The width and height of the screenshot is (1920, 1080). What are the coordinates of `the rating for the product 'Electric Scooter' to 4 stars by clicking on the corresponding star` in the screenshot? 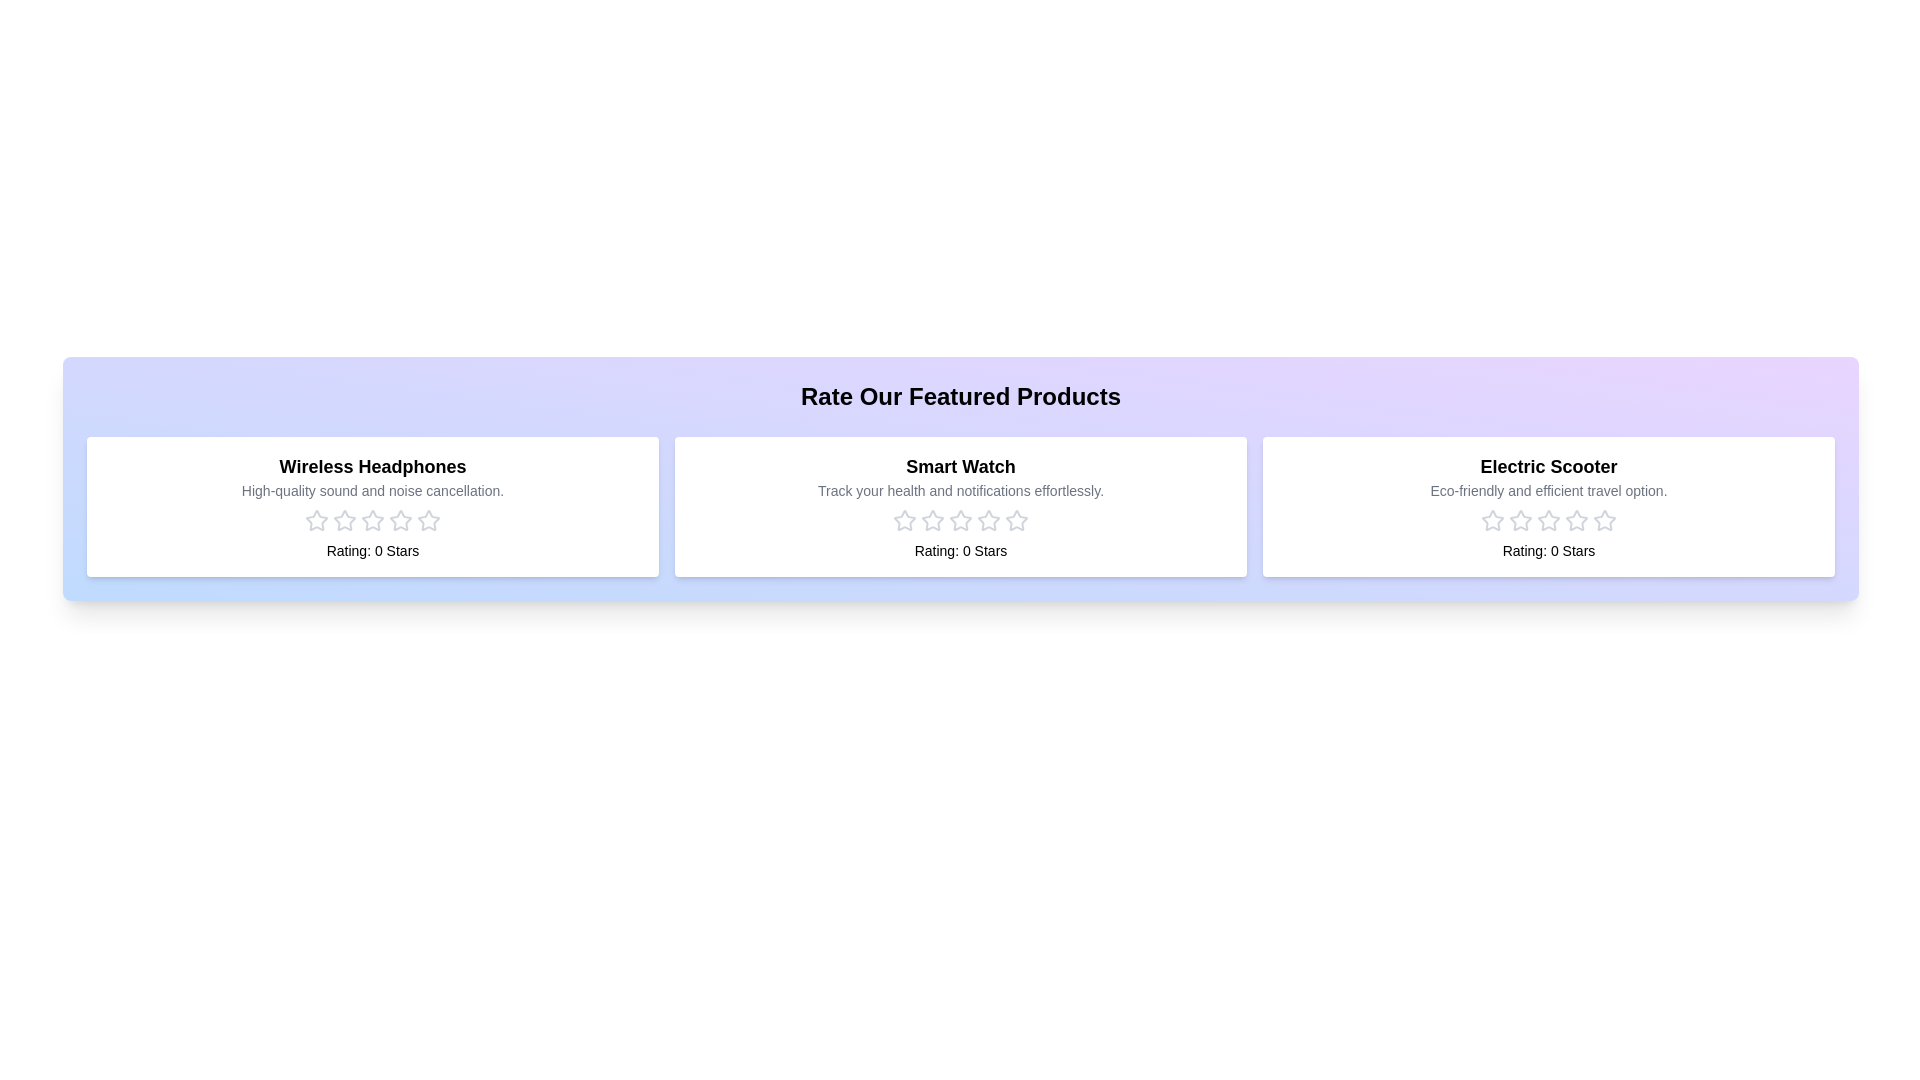 It's located at (1576, 519).